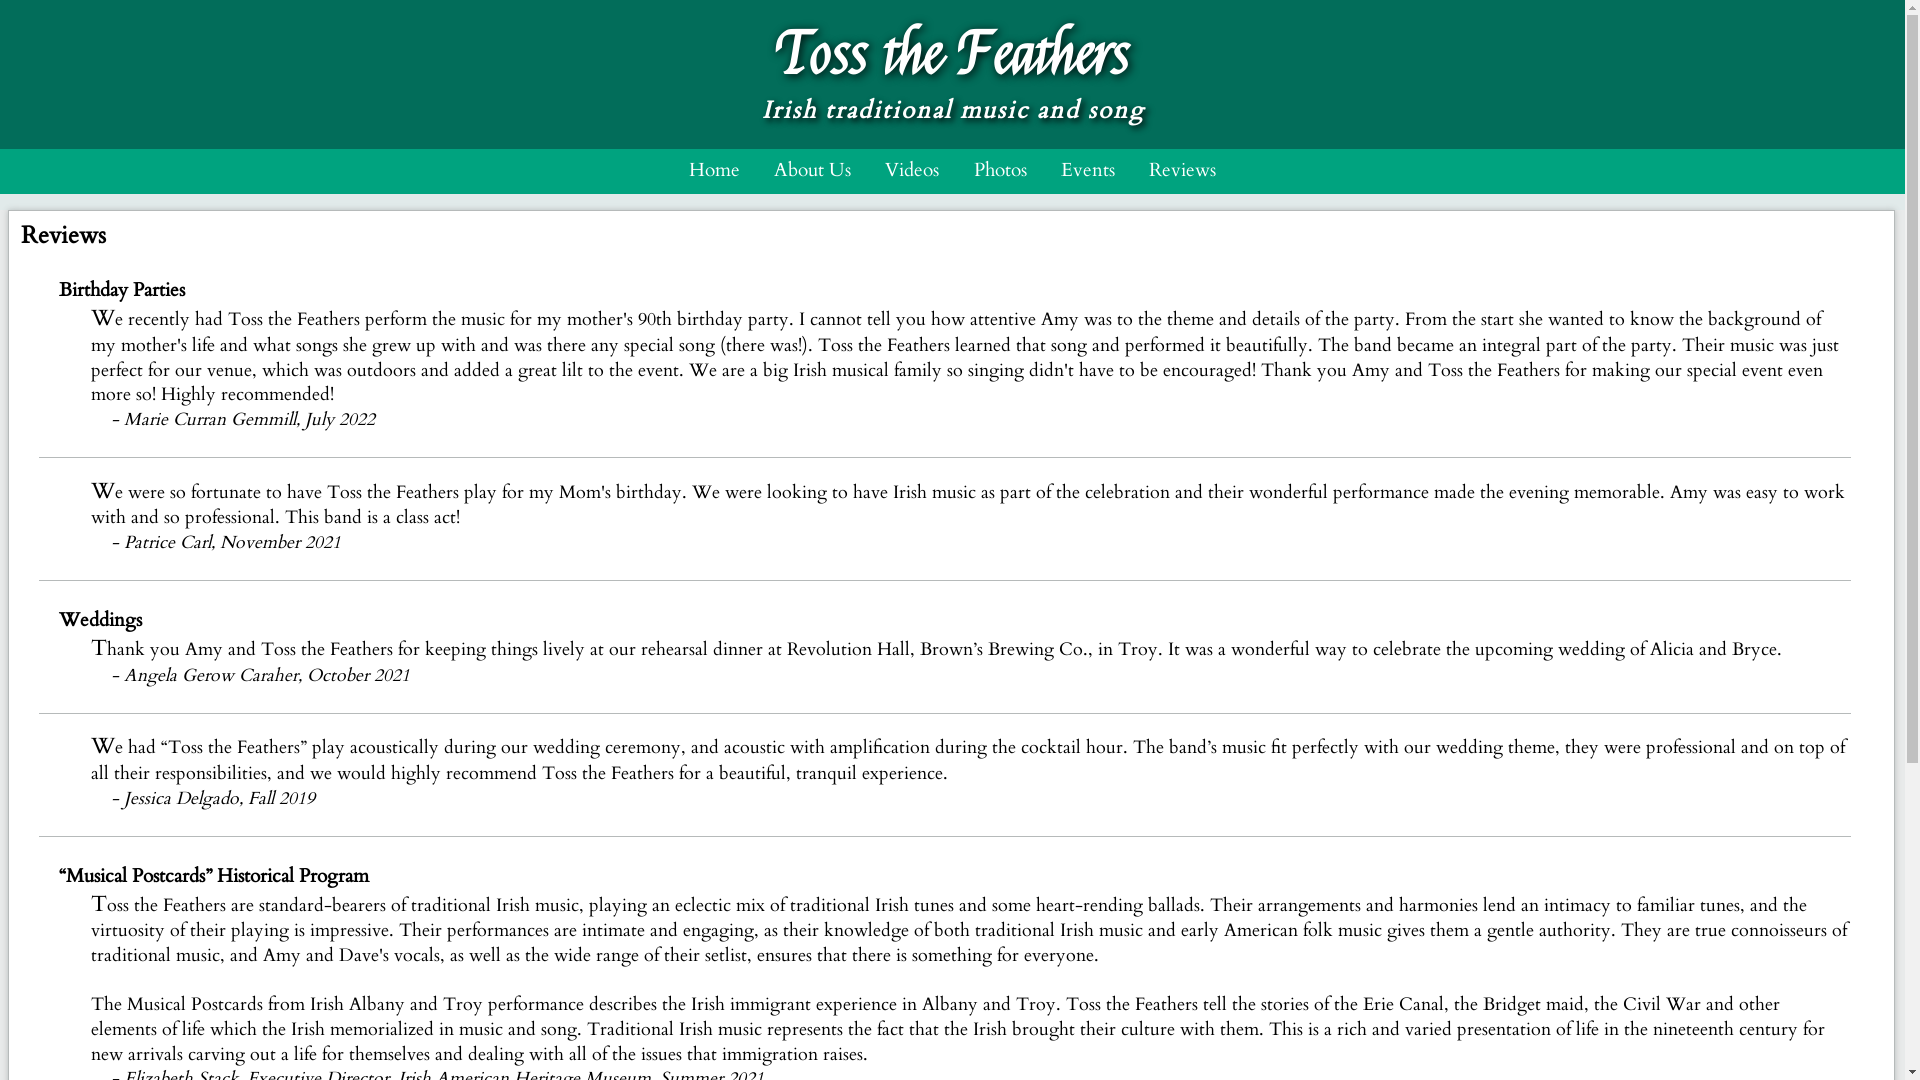  What do you see at coordinates (1087, 168) in the screenshot?
I see `'Events'` at bounding box center [1087, 168].